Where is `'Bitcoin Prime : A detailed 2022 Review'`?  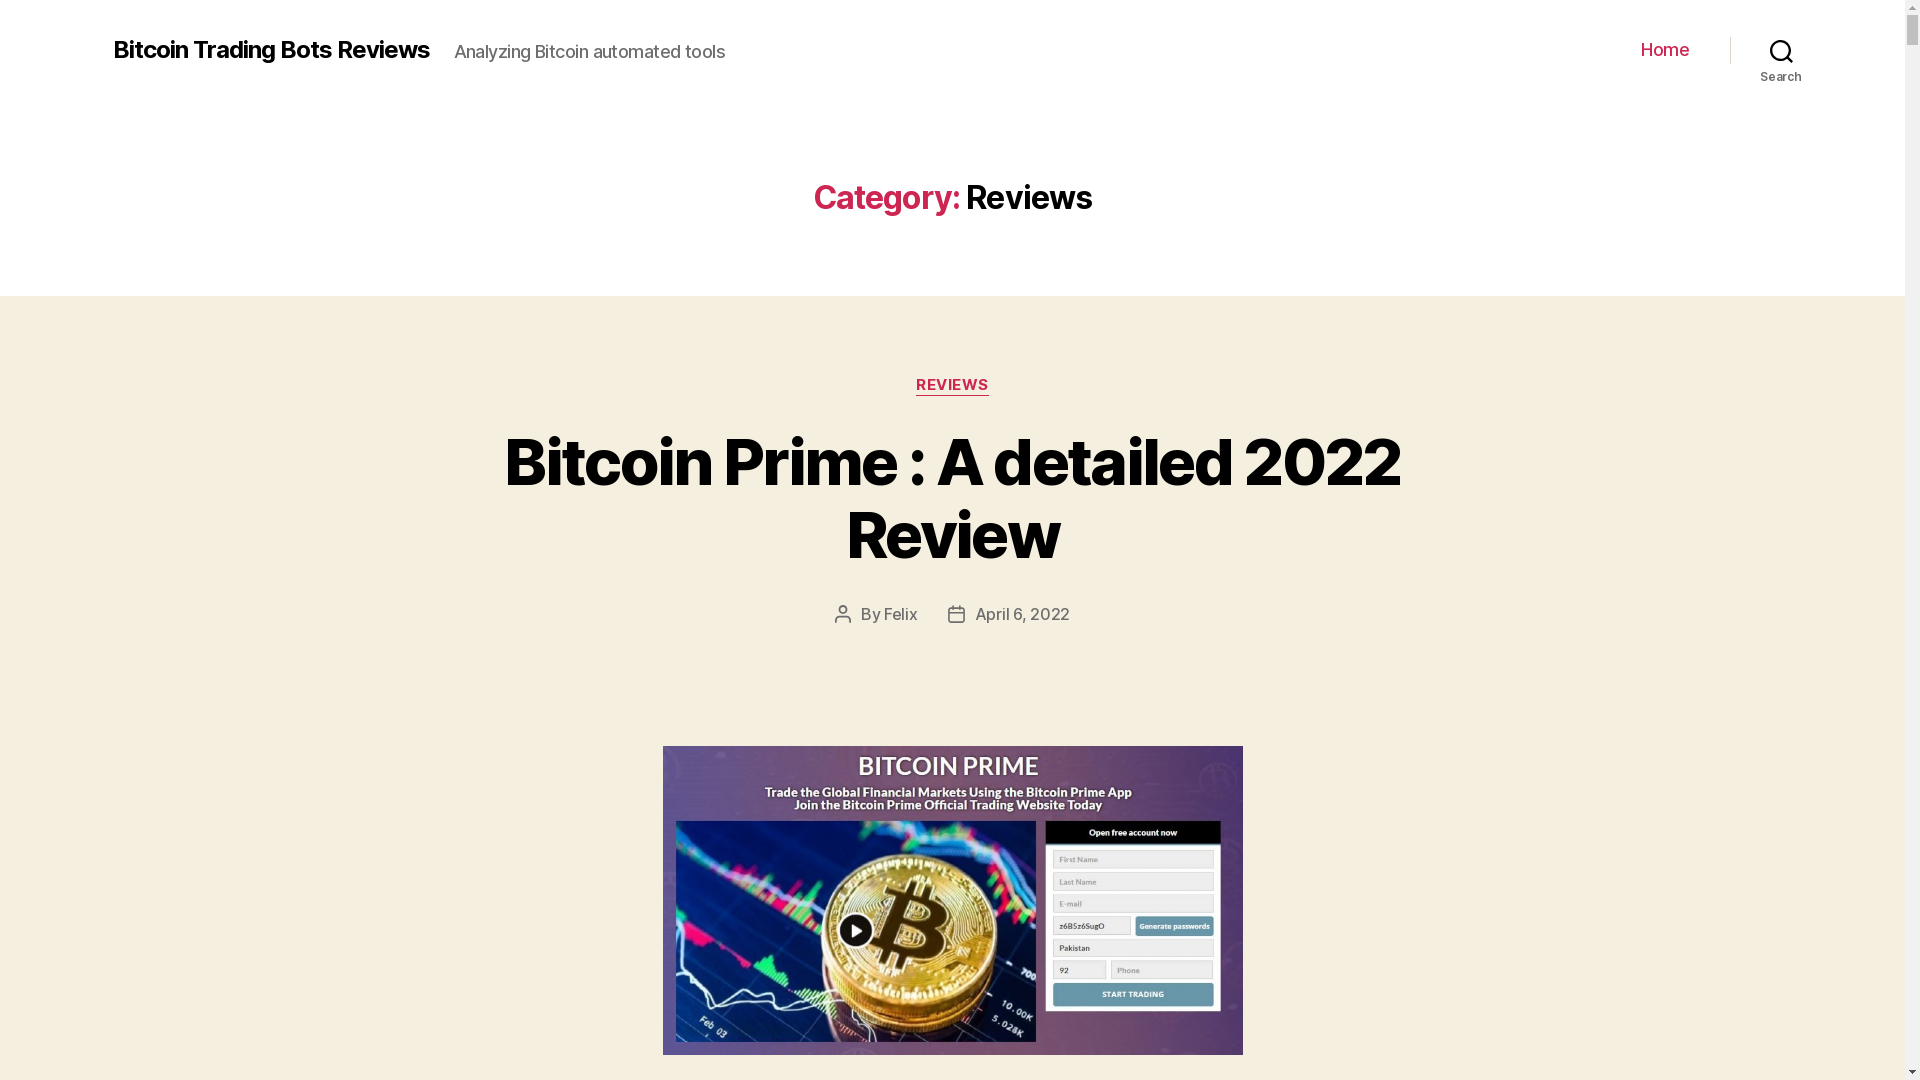
'Bitcoin Prime : A detailed 2022 Review' is located at coordinates (951, 496).